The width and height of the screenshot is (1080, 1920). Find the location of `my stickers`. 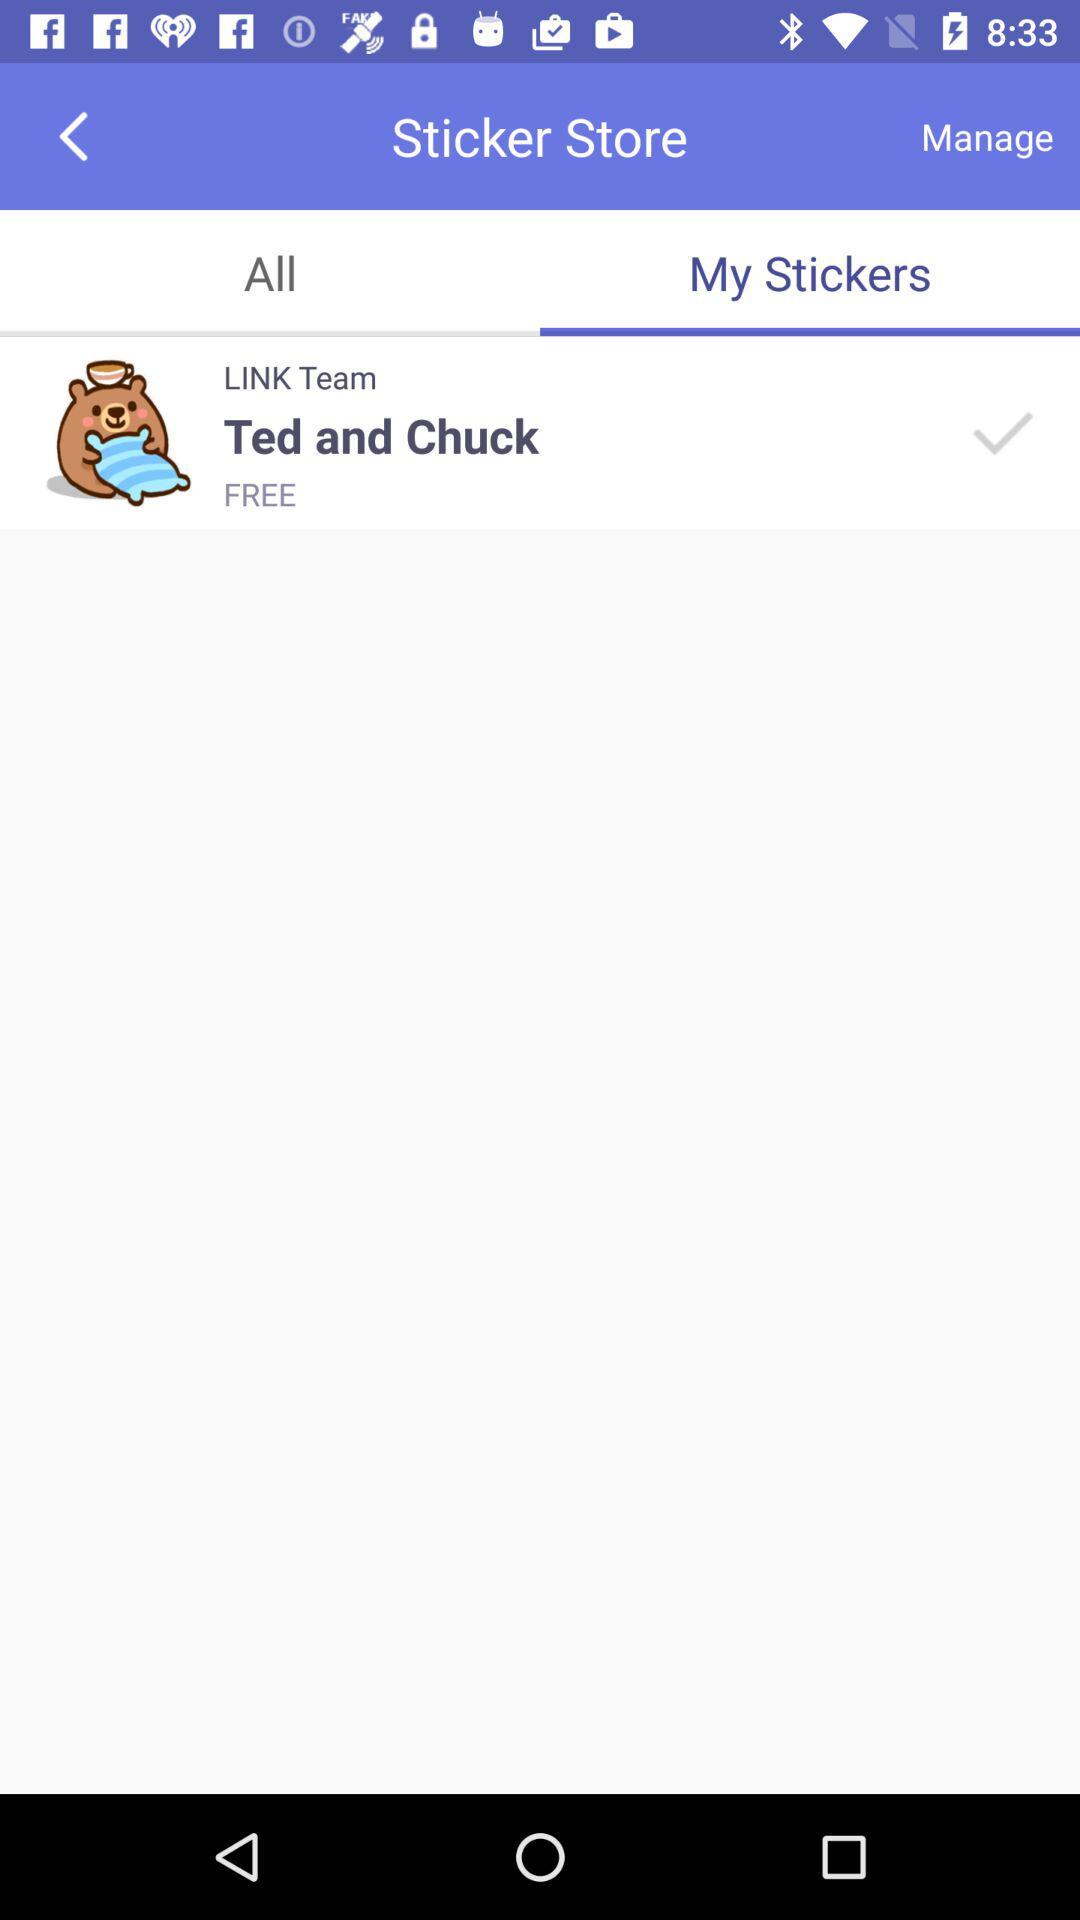

my stickers is located at coordinates (810, 272).